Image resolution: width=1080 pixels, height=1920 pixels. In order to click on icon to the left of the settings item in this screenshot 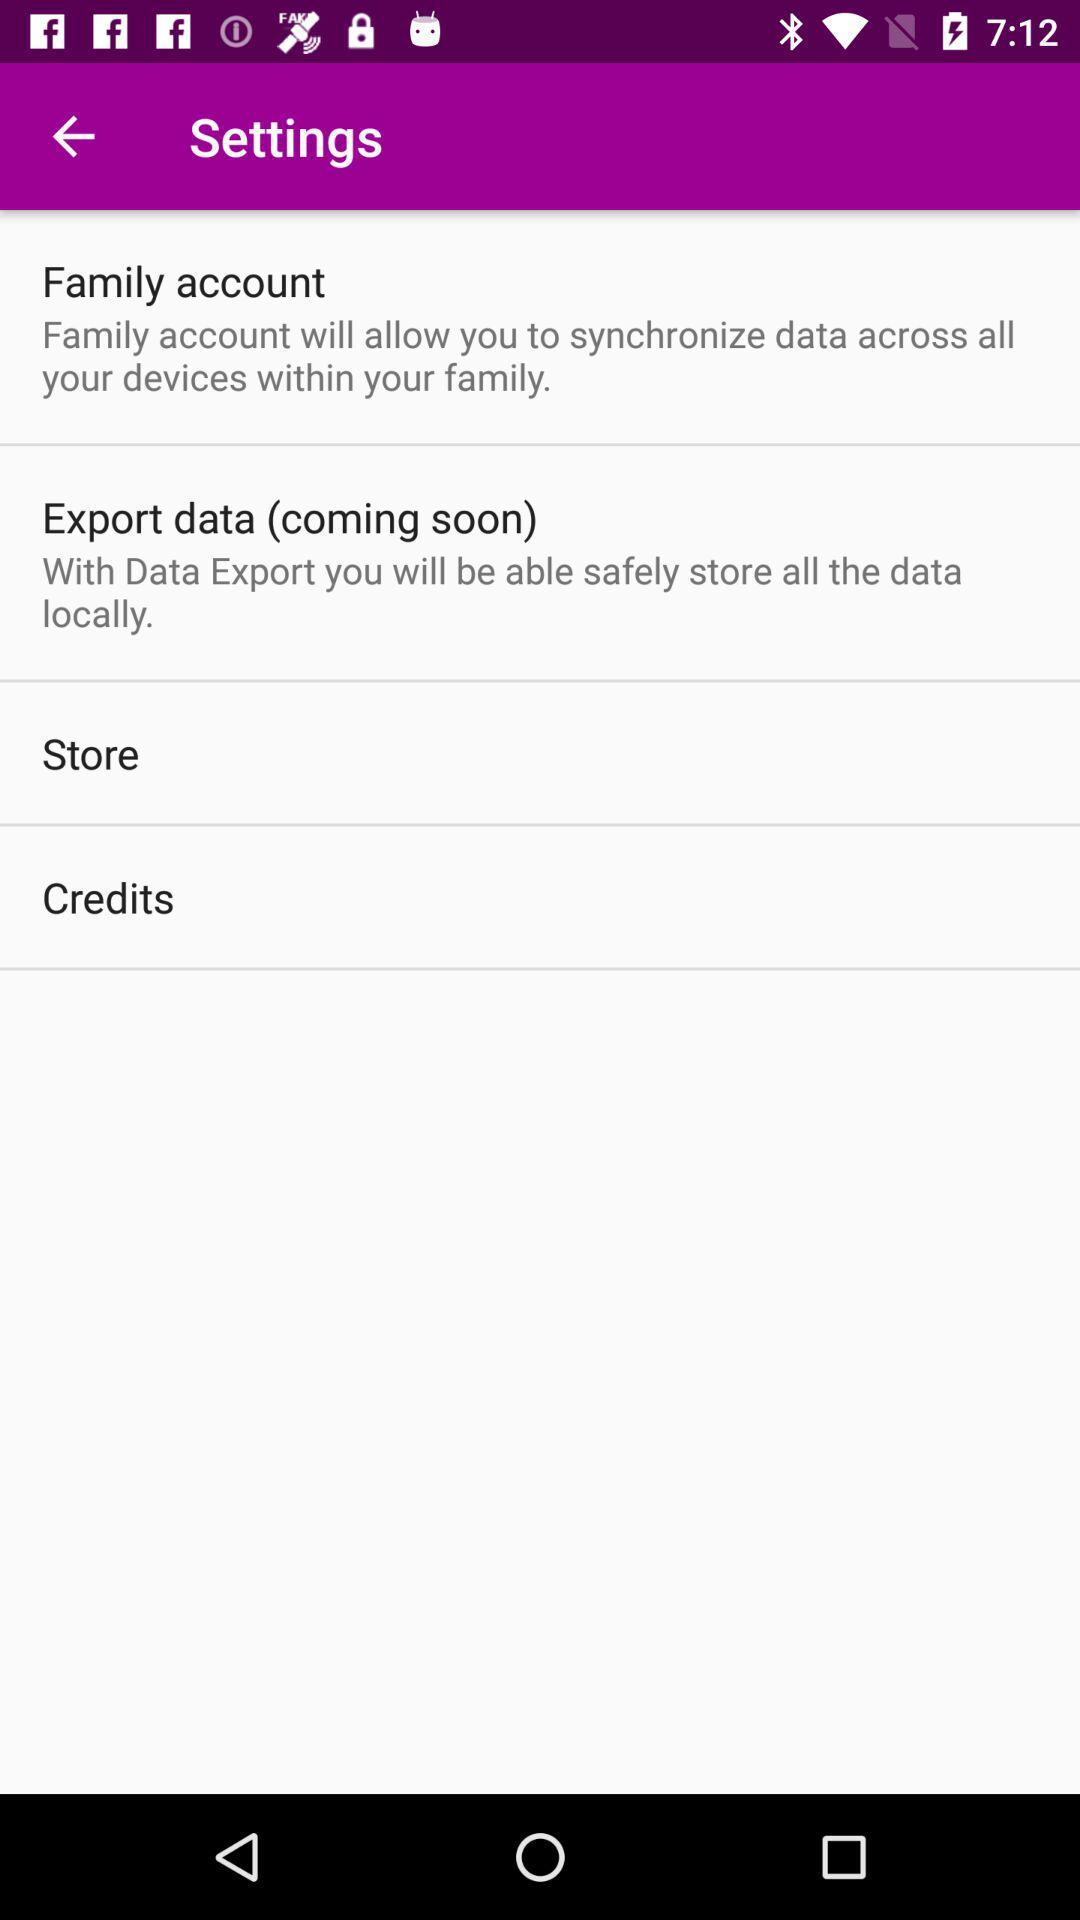, I will do `click(72, 135)`.